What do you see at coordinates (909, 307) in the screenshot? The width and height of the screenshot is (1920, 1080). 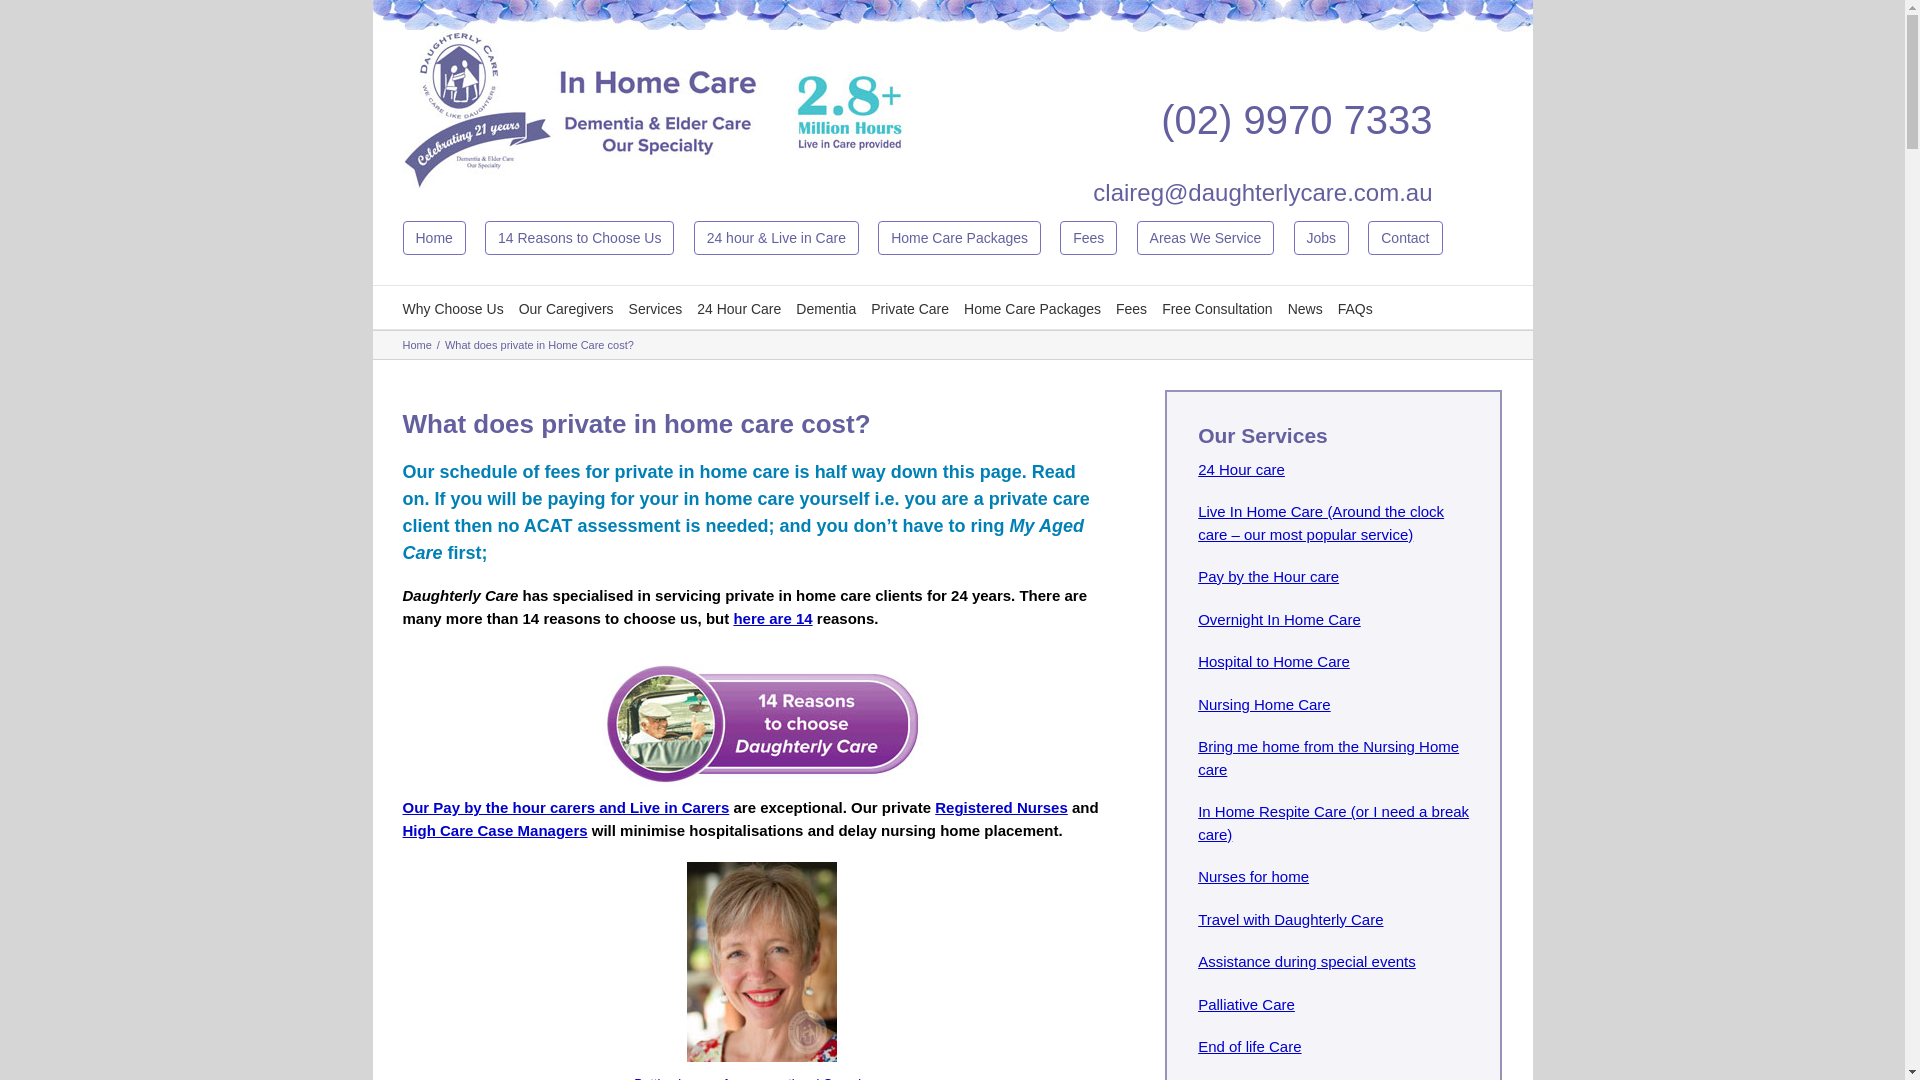 I see `'Private Care'` at bounding box center [909, 307].